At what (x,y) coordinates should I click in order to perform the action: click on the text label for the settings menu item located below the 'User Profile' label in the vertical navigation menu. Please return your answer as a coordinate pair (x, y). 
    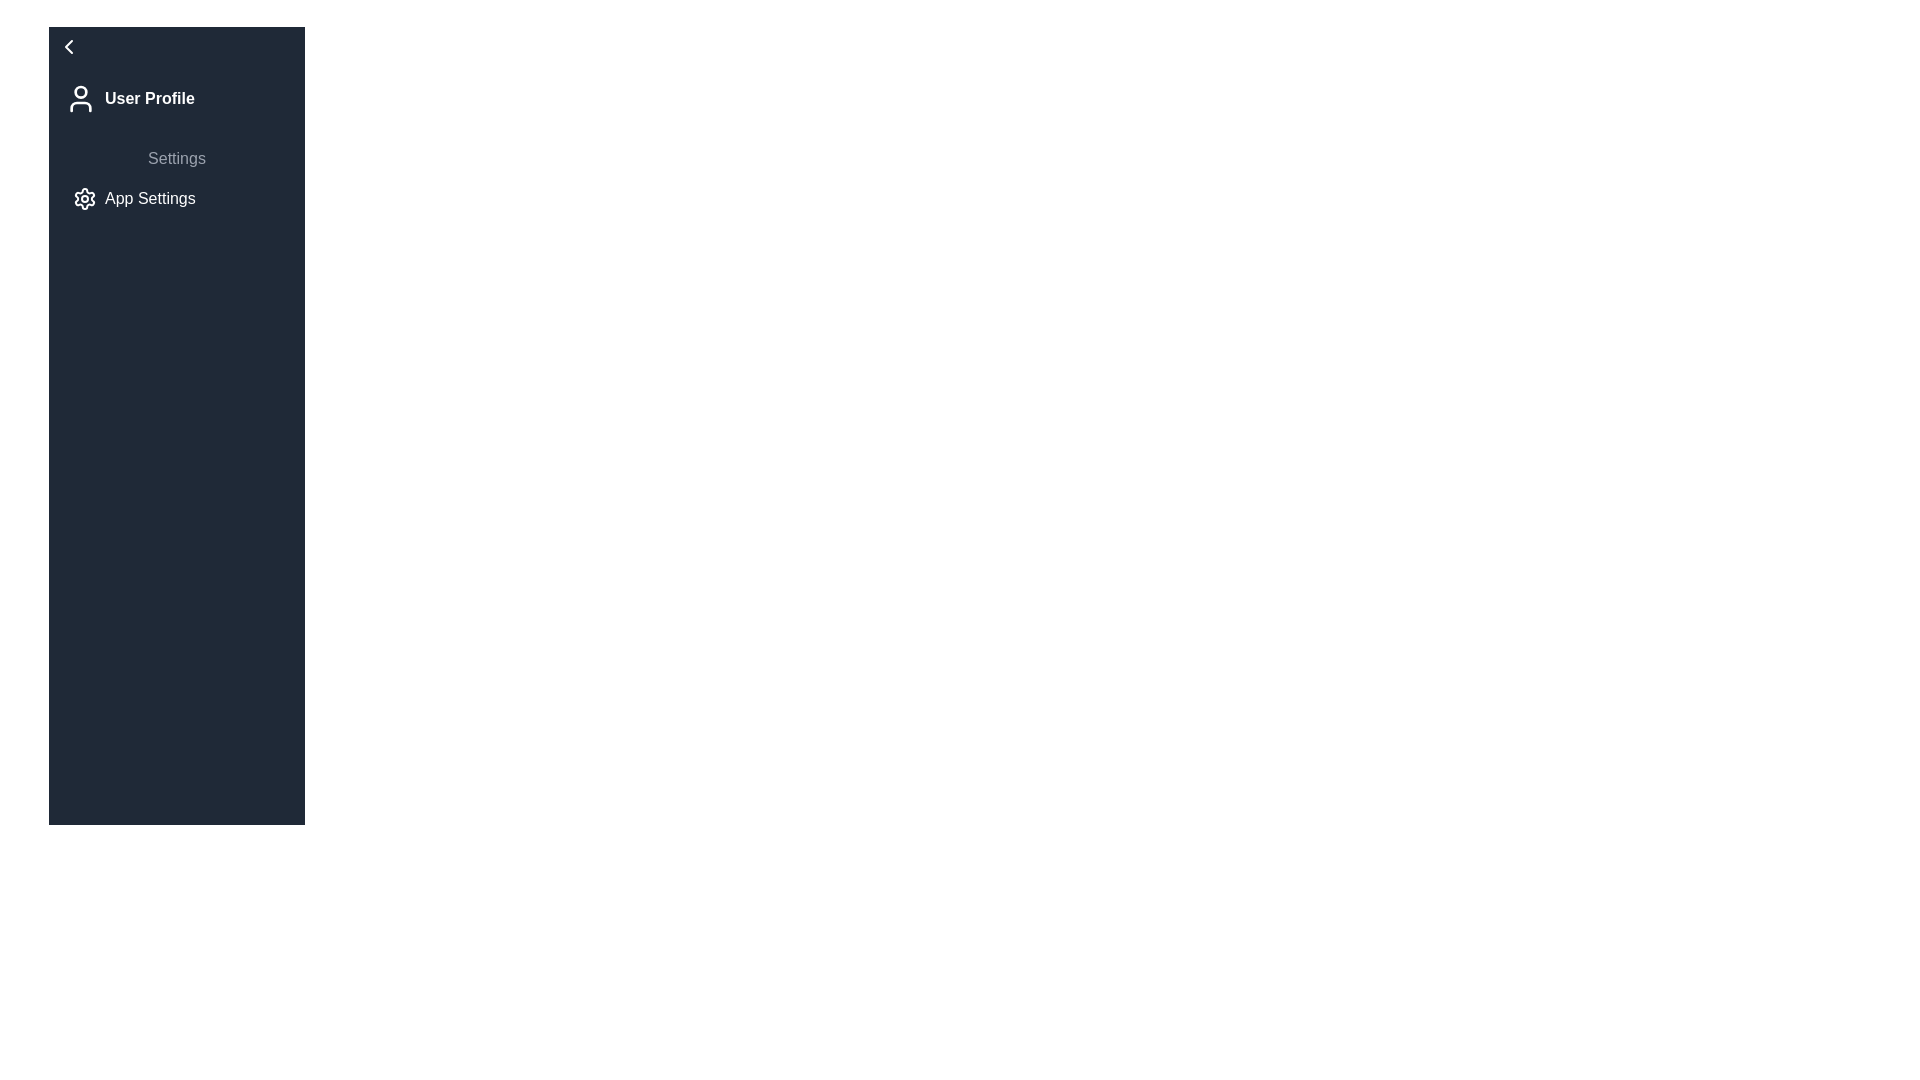
    Looking at the image, I should click on (149, 199).